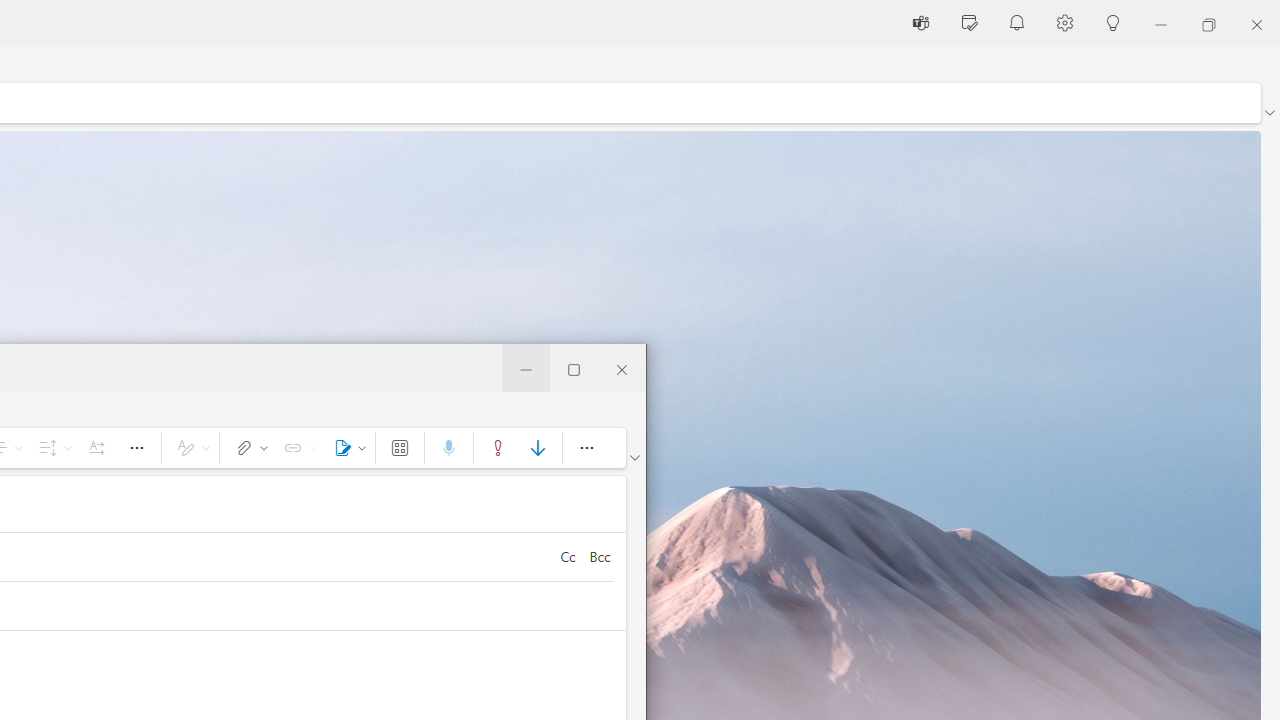  I want to click on 'Signature', so click(346, 446).